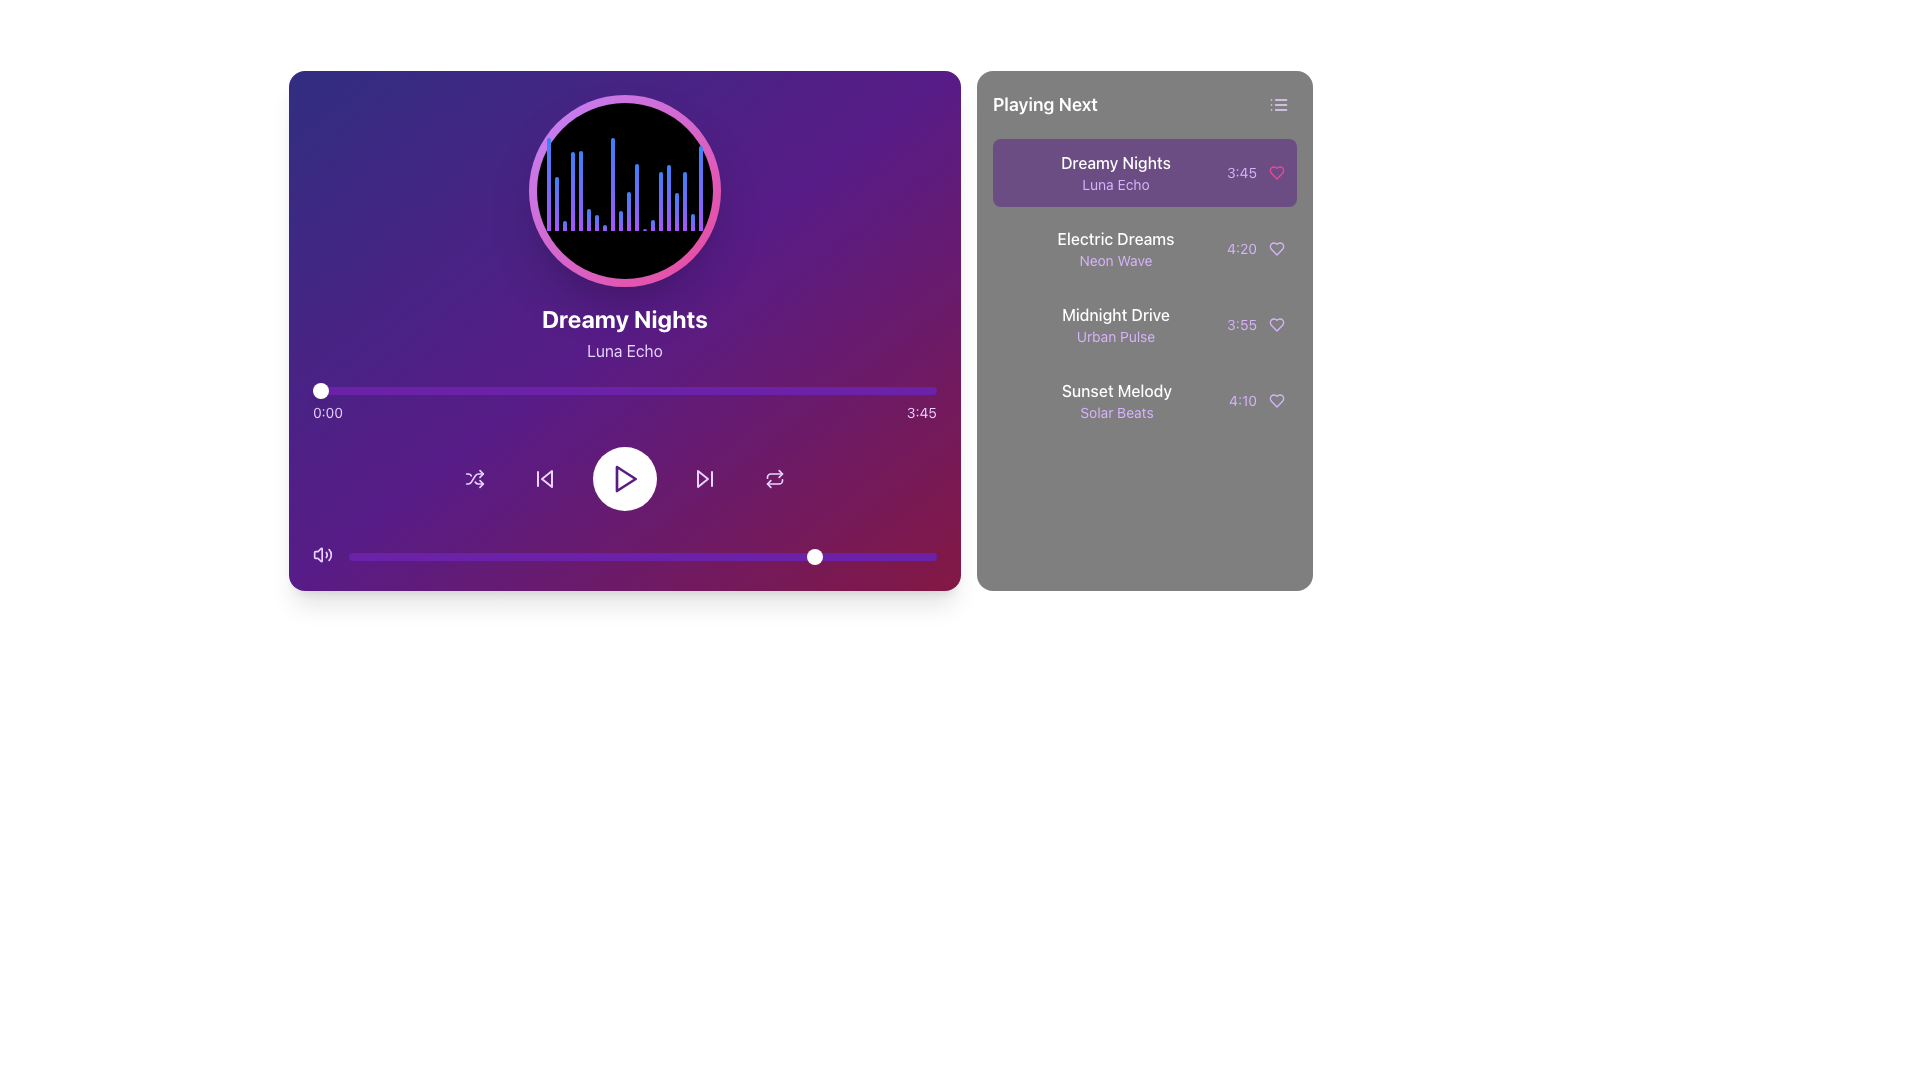 The width and height of the screenshot is (1920, 1080). What do you see at coordinates (1275, 172) in the screenshot?
I see `the like or favorite button located to the right of the timestamp '3:45' in the 'Playing Next' section for the item 'Dreamy Nights'` at bounding box center [1275, 172].